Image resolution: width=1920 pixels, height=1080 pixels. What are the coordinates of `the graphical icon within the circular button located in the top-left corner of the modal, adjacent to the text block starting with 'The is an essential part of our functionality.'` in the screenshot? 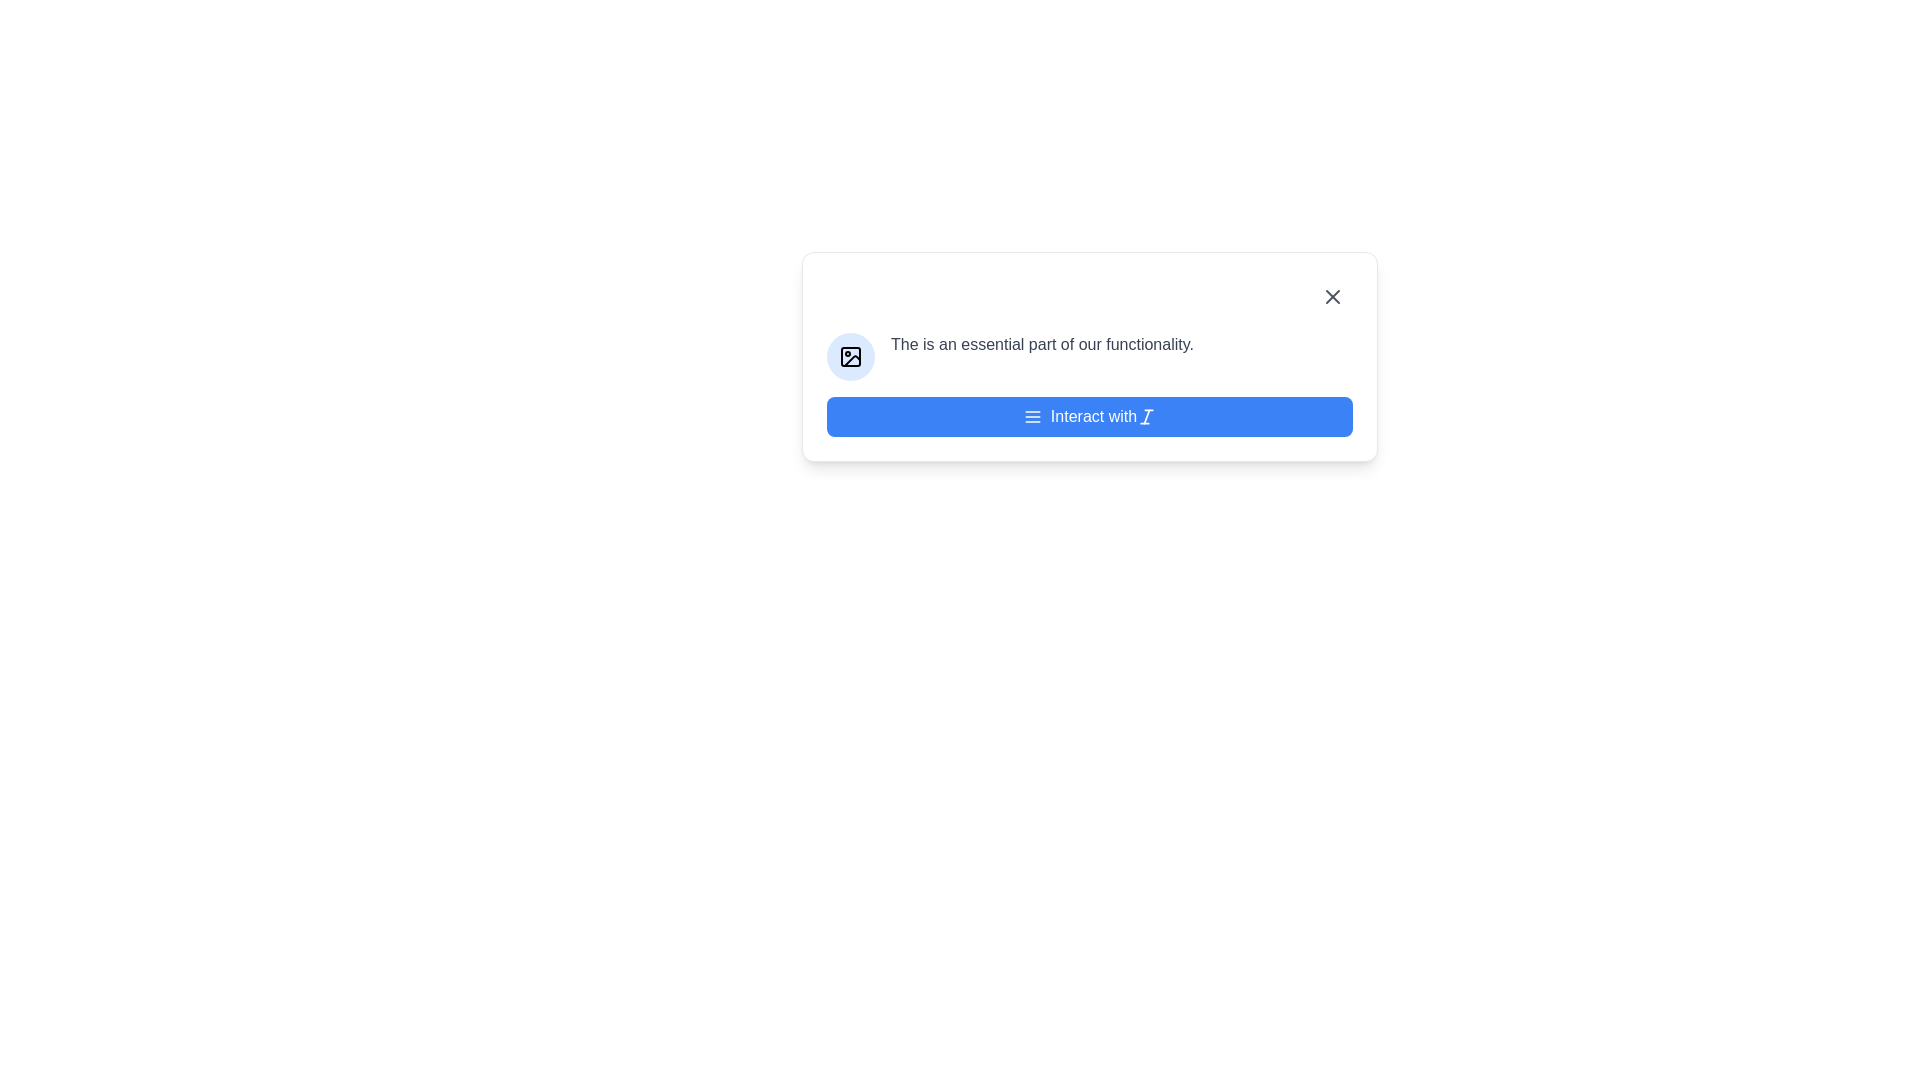 It's located at (850, 356).